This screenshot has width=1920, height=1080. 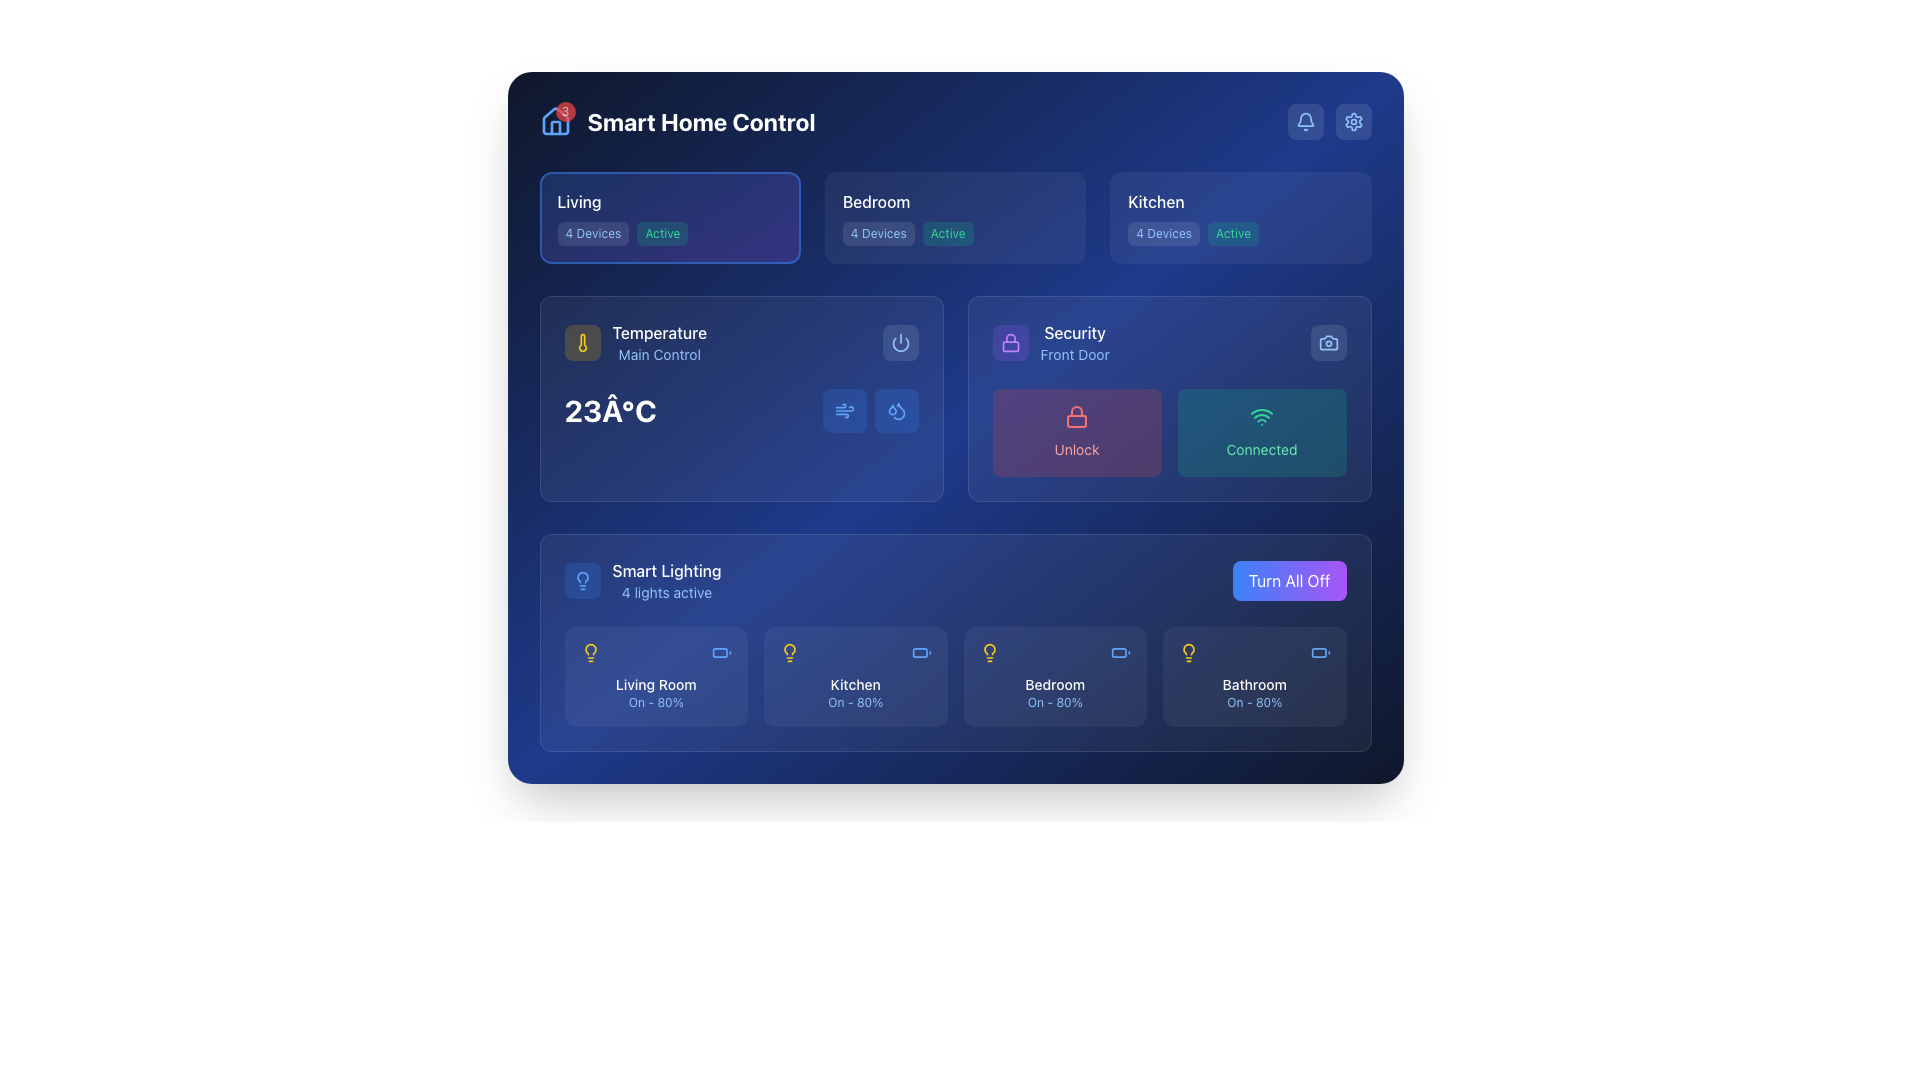 What do you see at coordinates (589, 649) in the screenshot?
I see `the status of the lightbulb icon representing the 'Living Room' light in the smart lighting section` at bounding box center [589, 649].